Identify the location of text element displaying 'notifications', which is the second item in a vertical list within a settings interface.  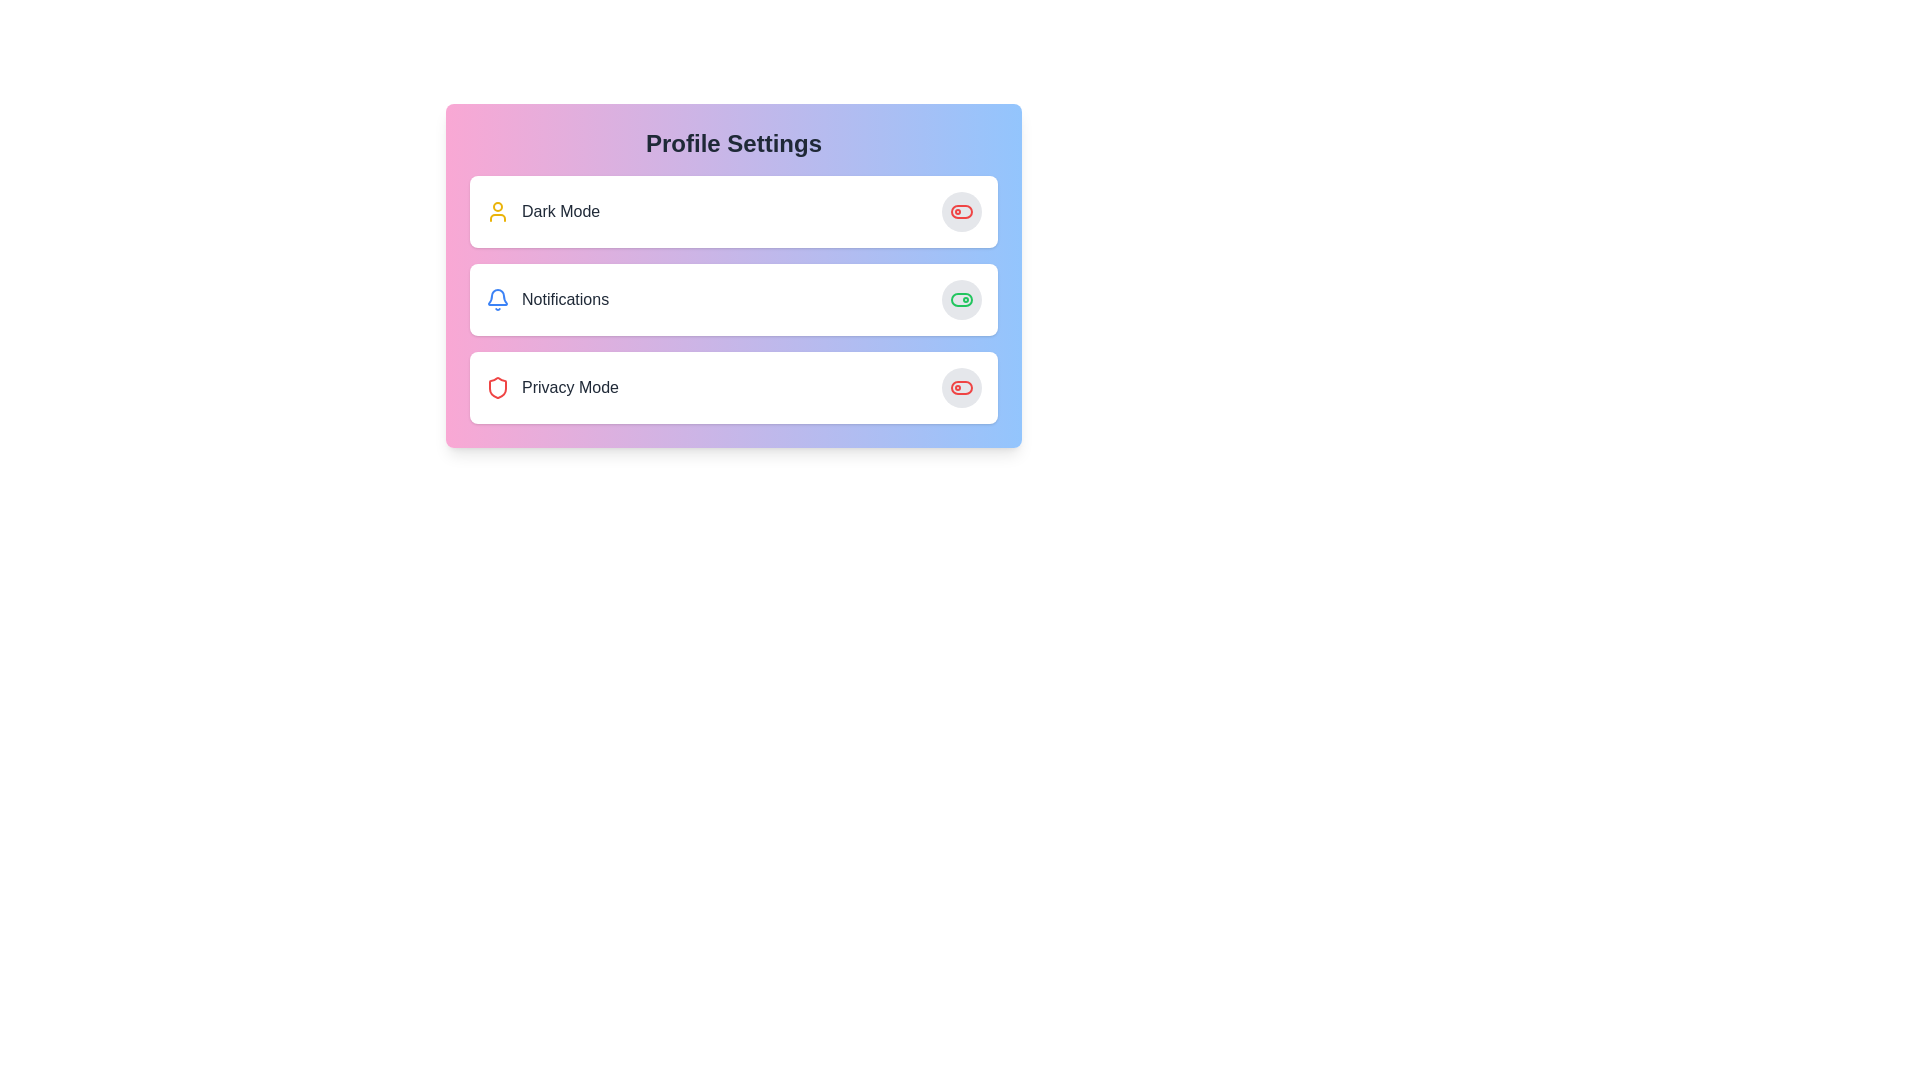
(564, 300).